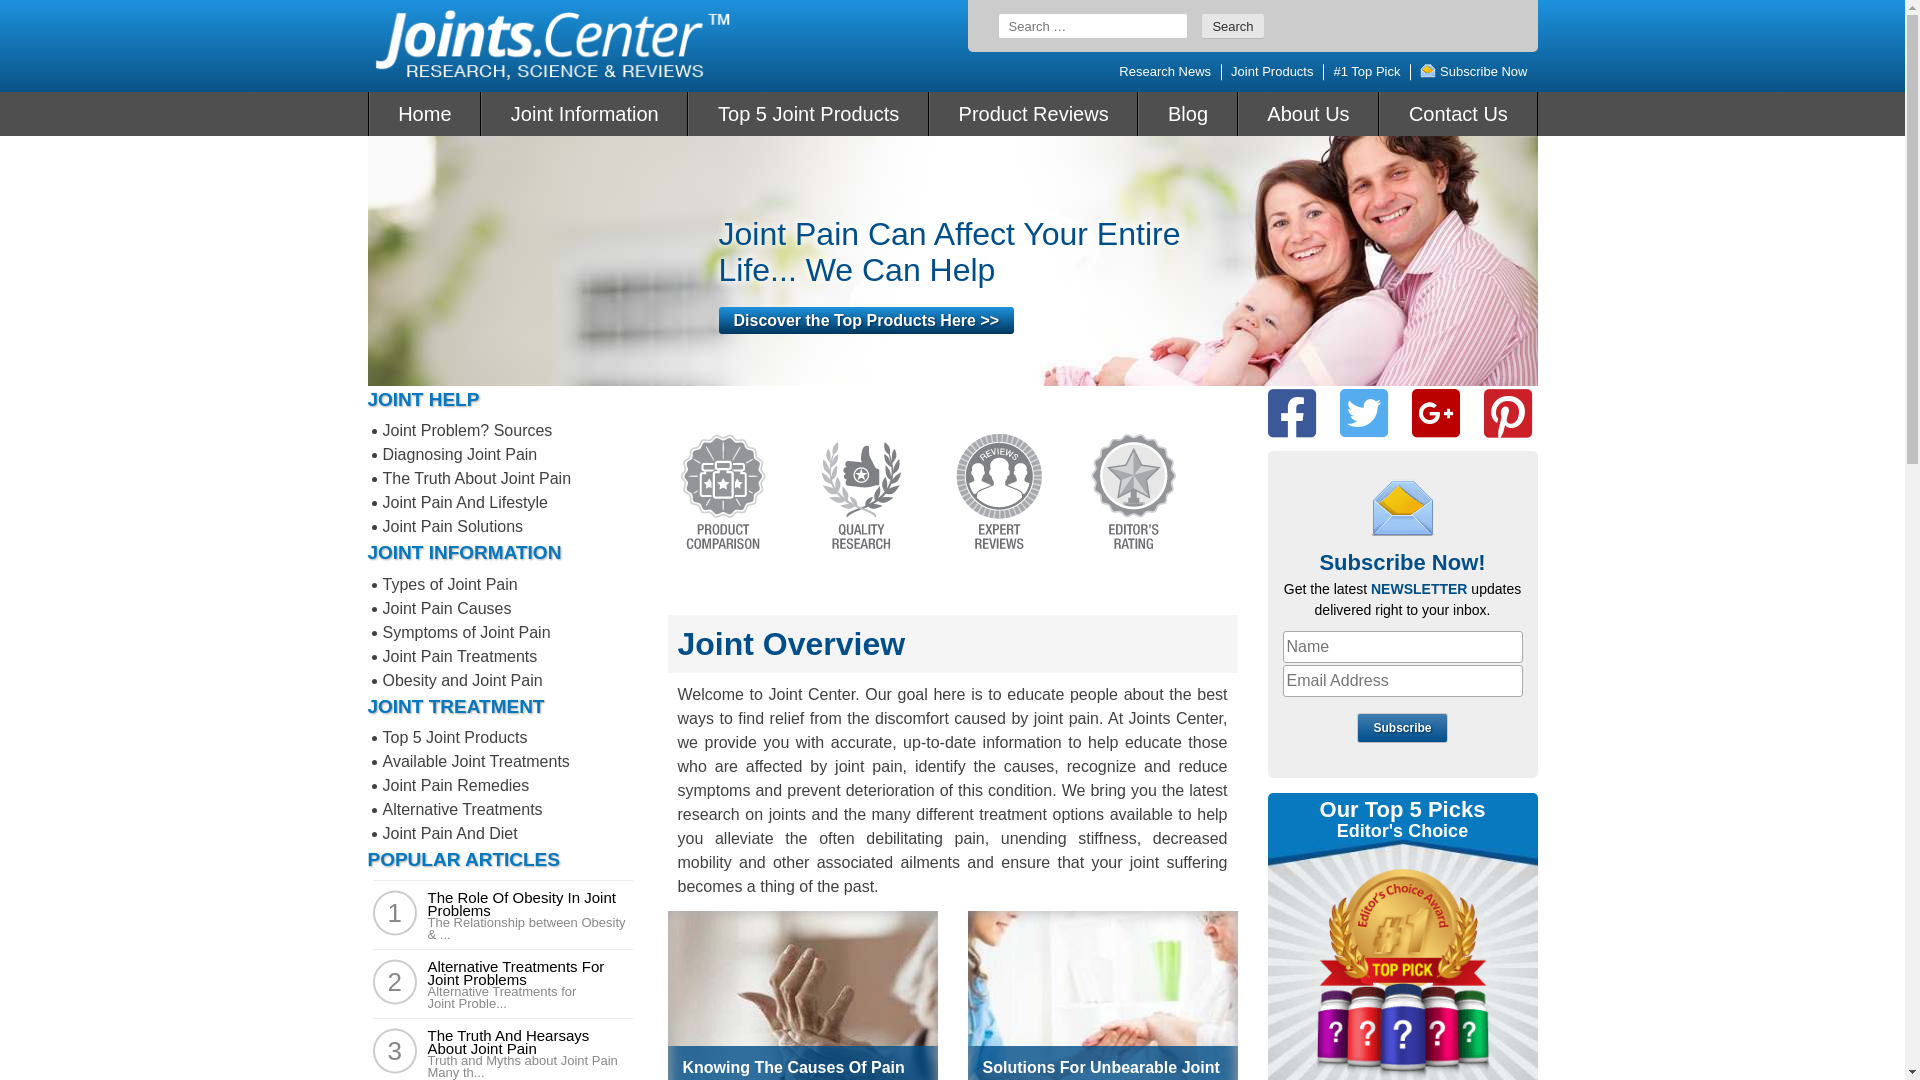  Describe the element at coordinates (453, 737) in the screenshot. I see `'Top 5 Joint Products'` at that location.